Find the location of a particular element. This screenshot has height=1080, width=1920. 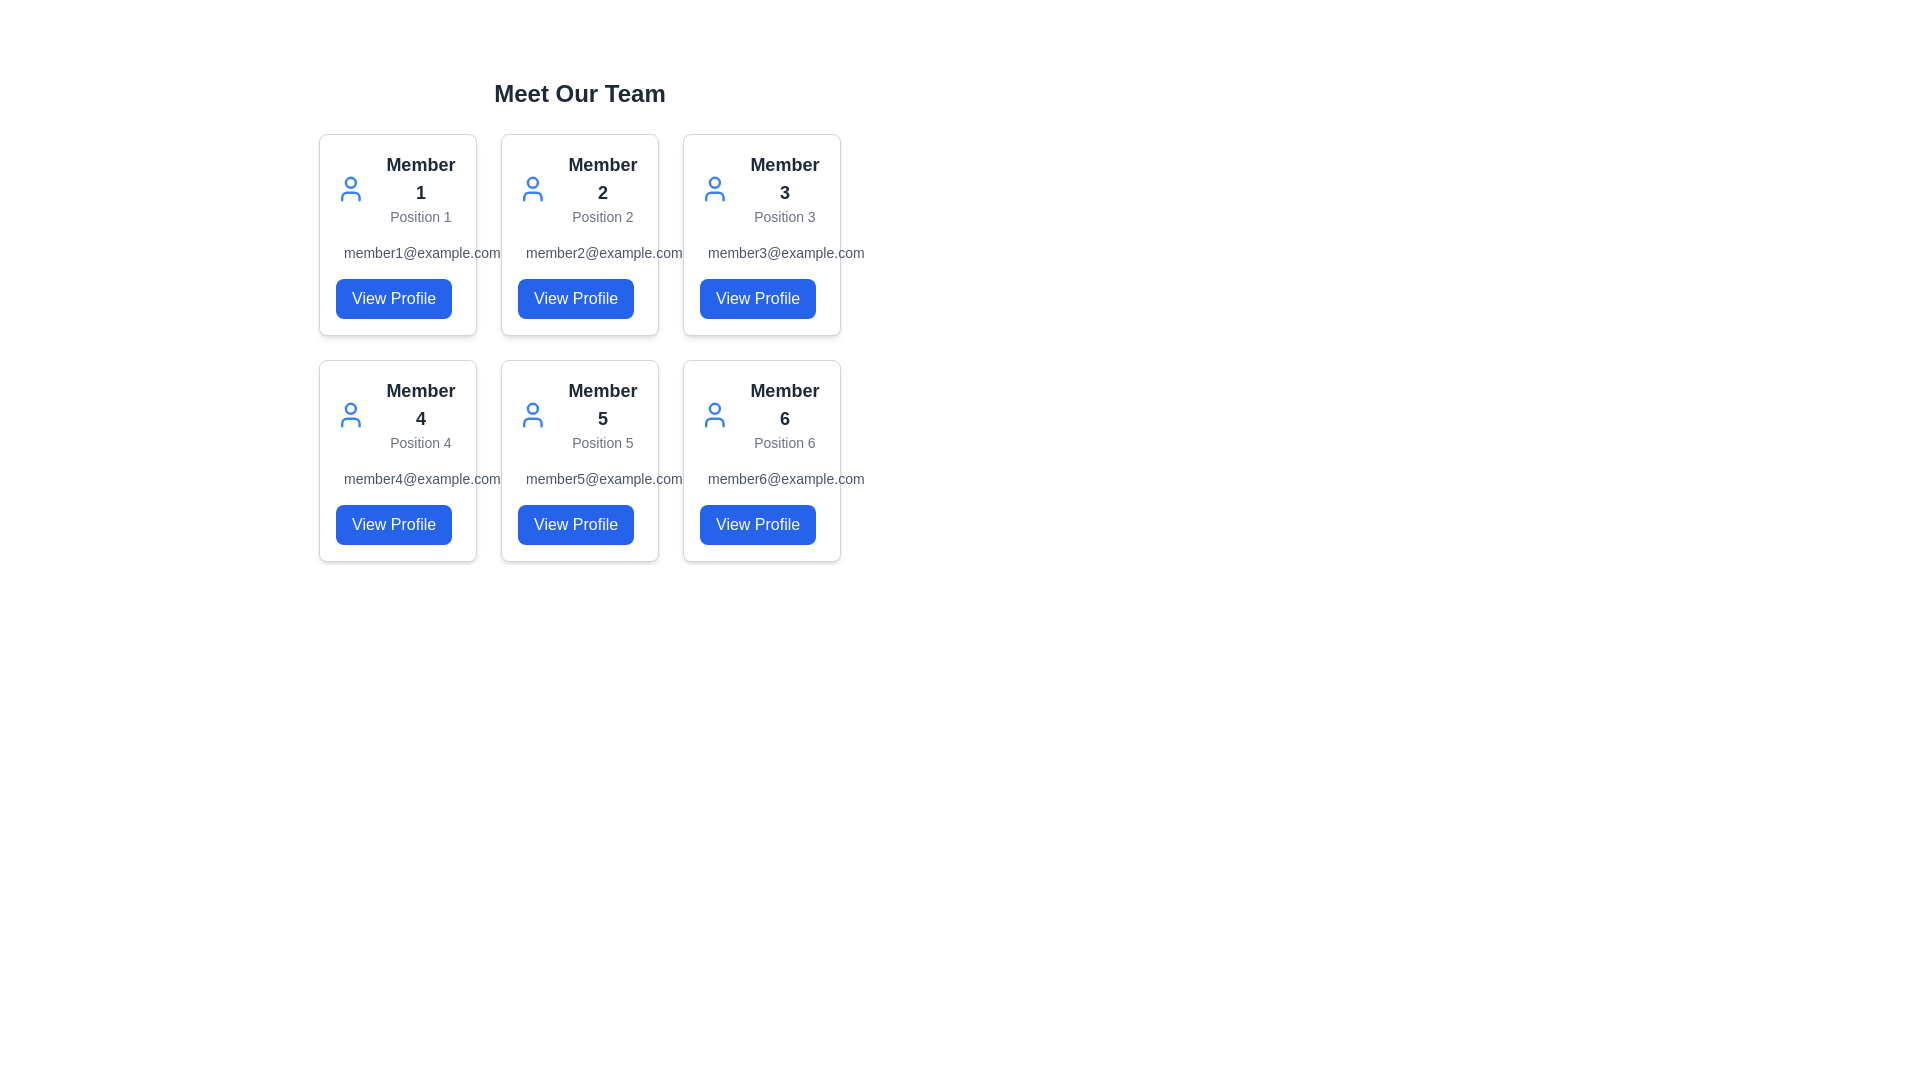

the text block that identifies the first team member by name and position, located in the top-left corner of the grid layout is located at coordinates (419, 189).